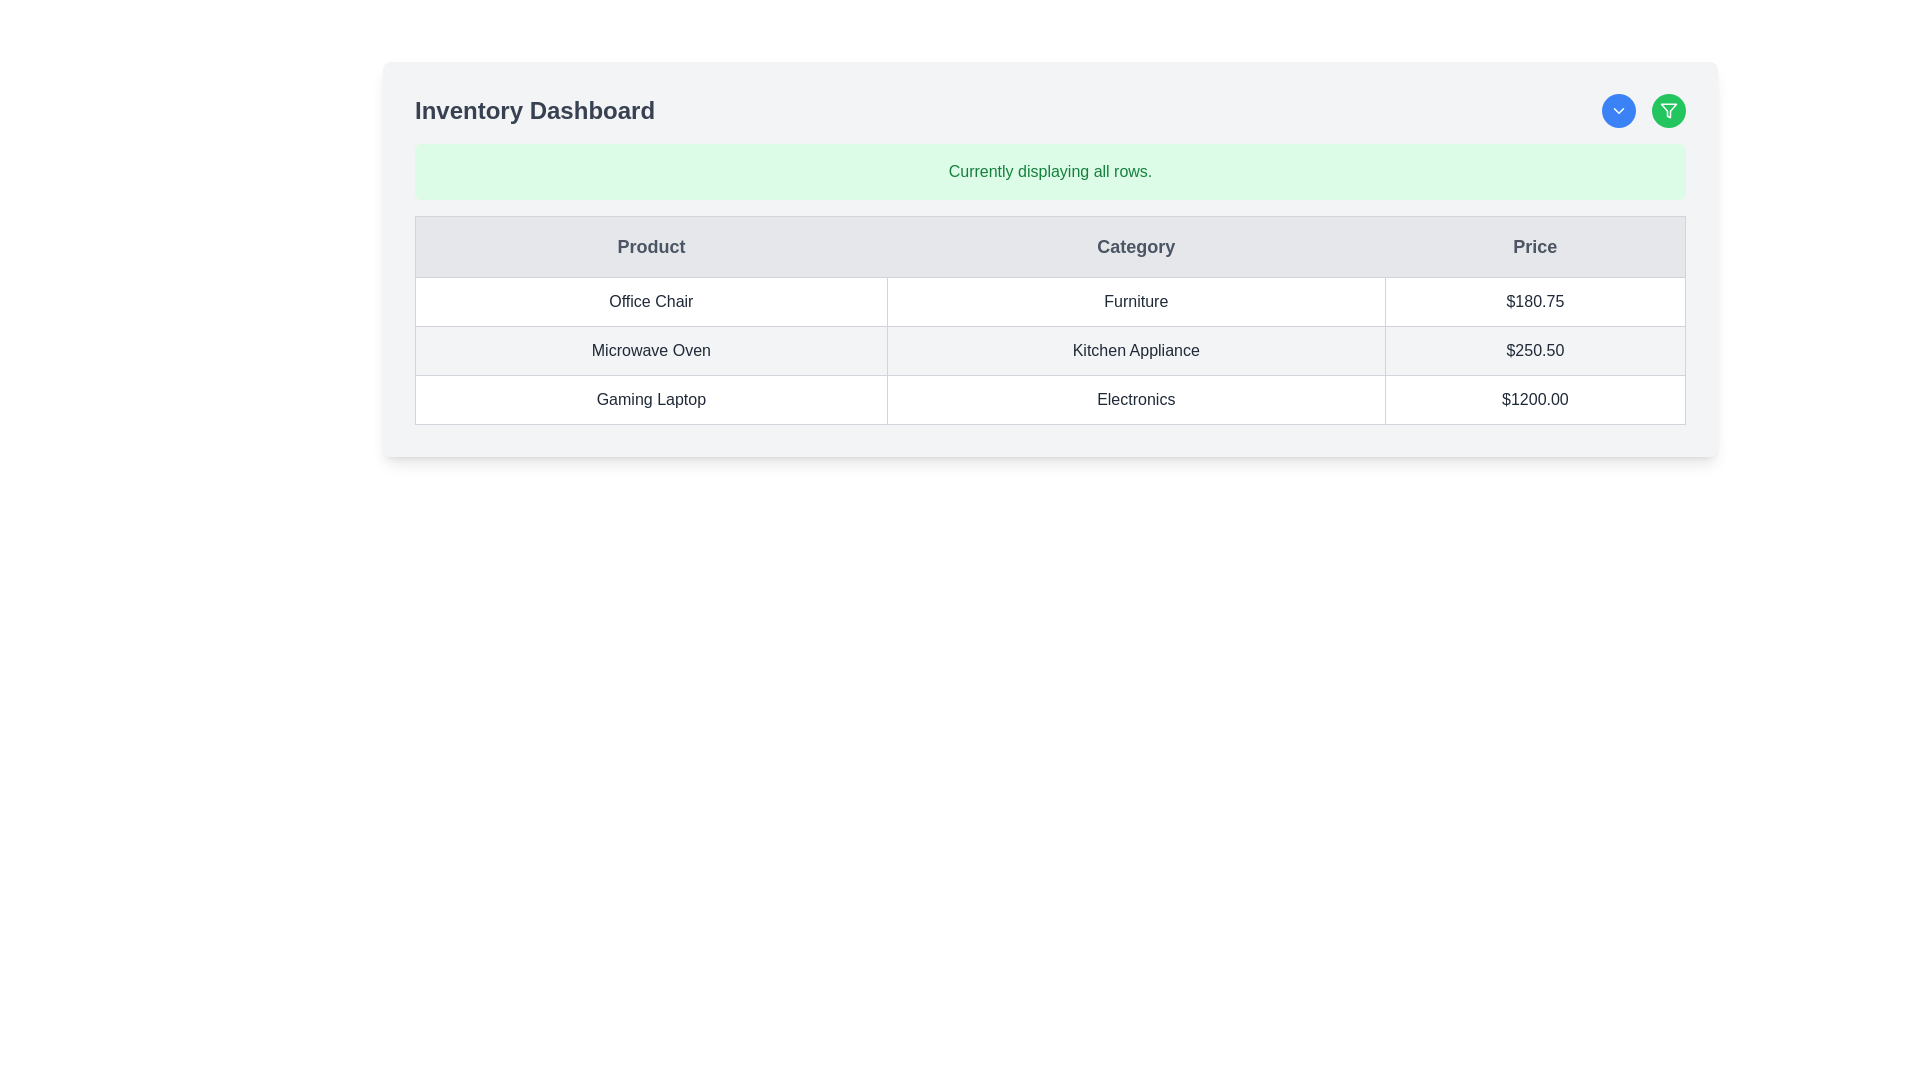  I want to click on the 'Gaming Laptop' text label element, which is a bold text in the leftmost column of the last row of a table, aligned with the 'Electronics' category and '$1200.00' price, so click(651, 400).